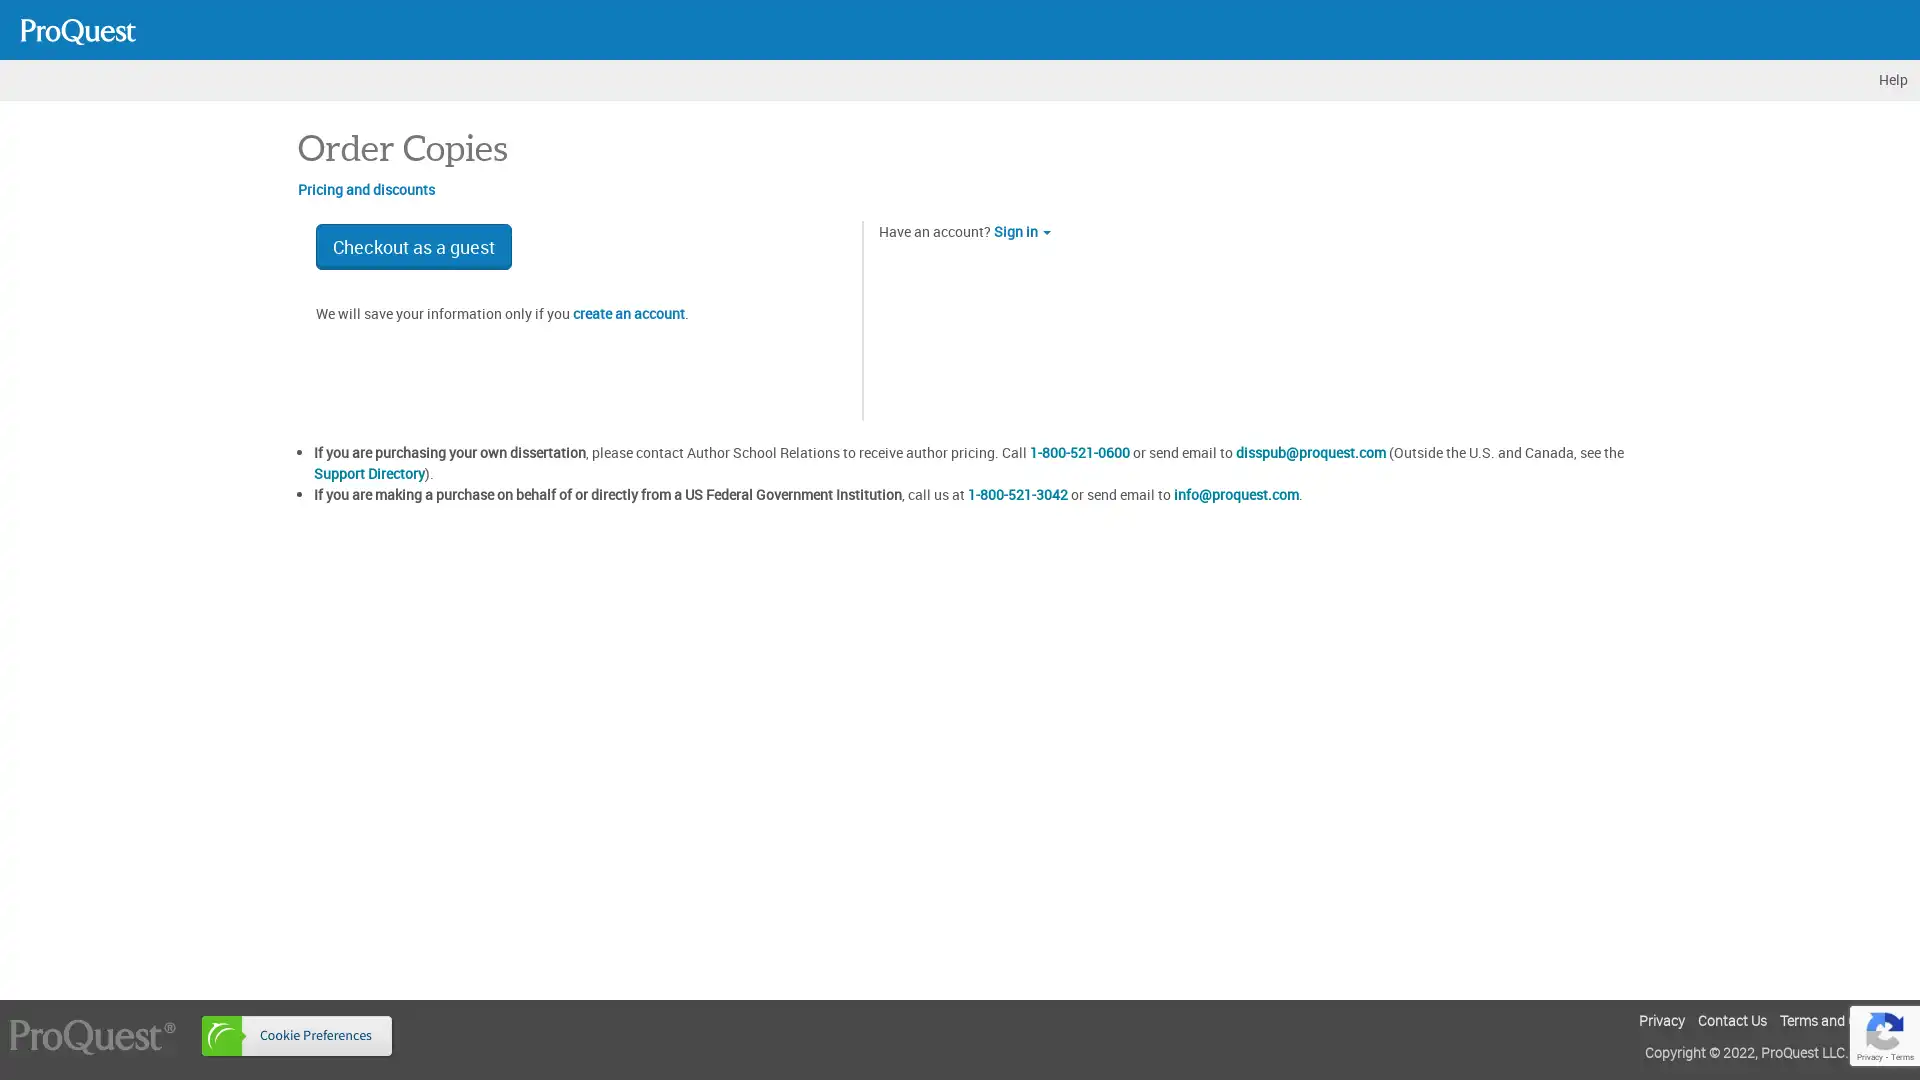  Describe the element at coordinates (412, 245) in the screenshot. I see `Checkout as a guest` at that location.